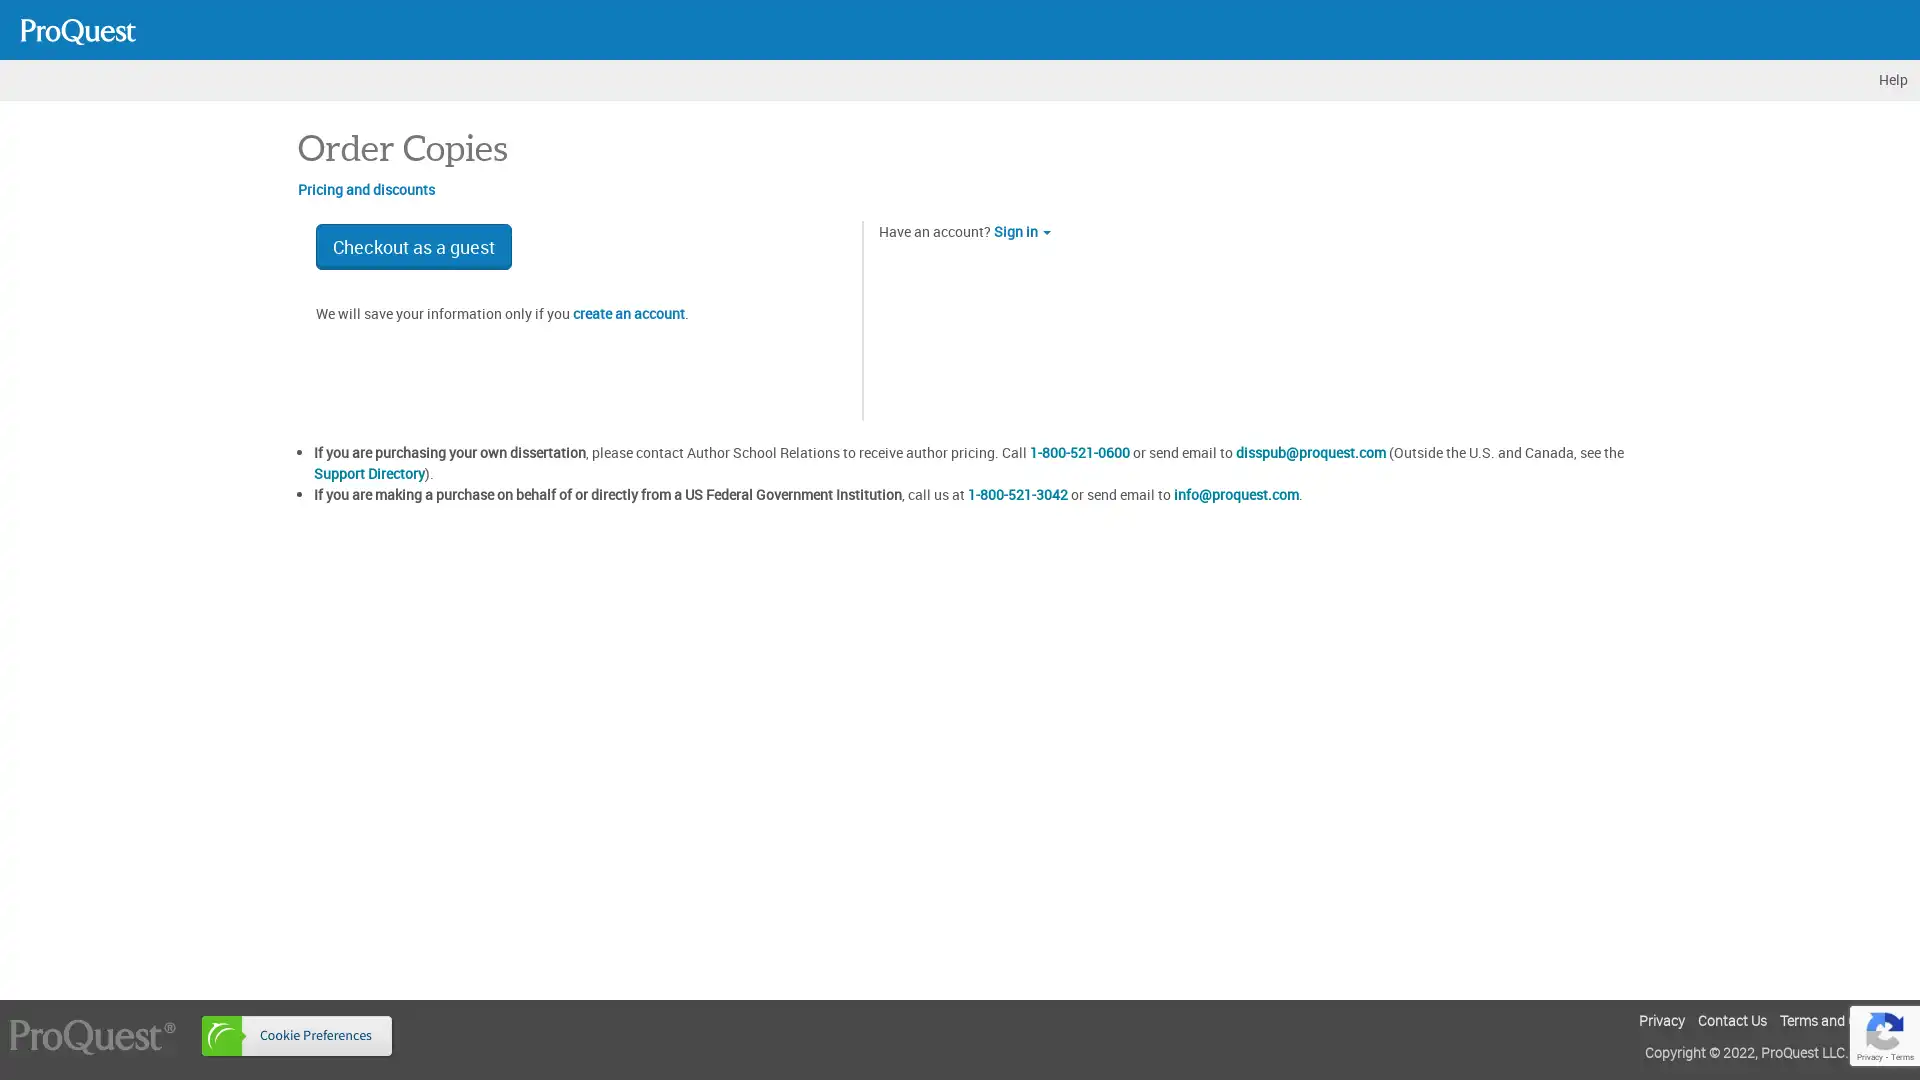  Describe the element at coordinates (412, 245) in the screenshot. I see `Checkout as a guest` at that location.